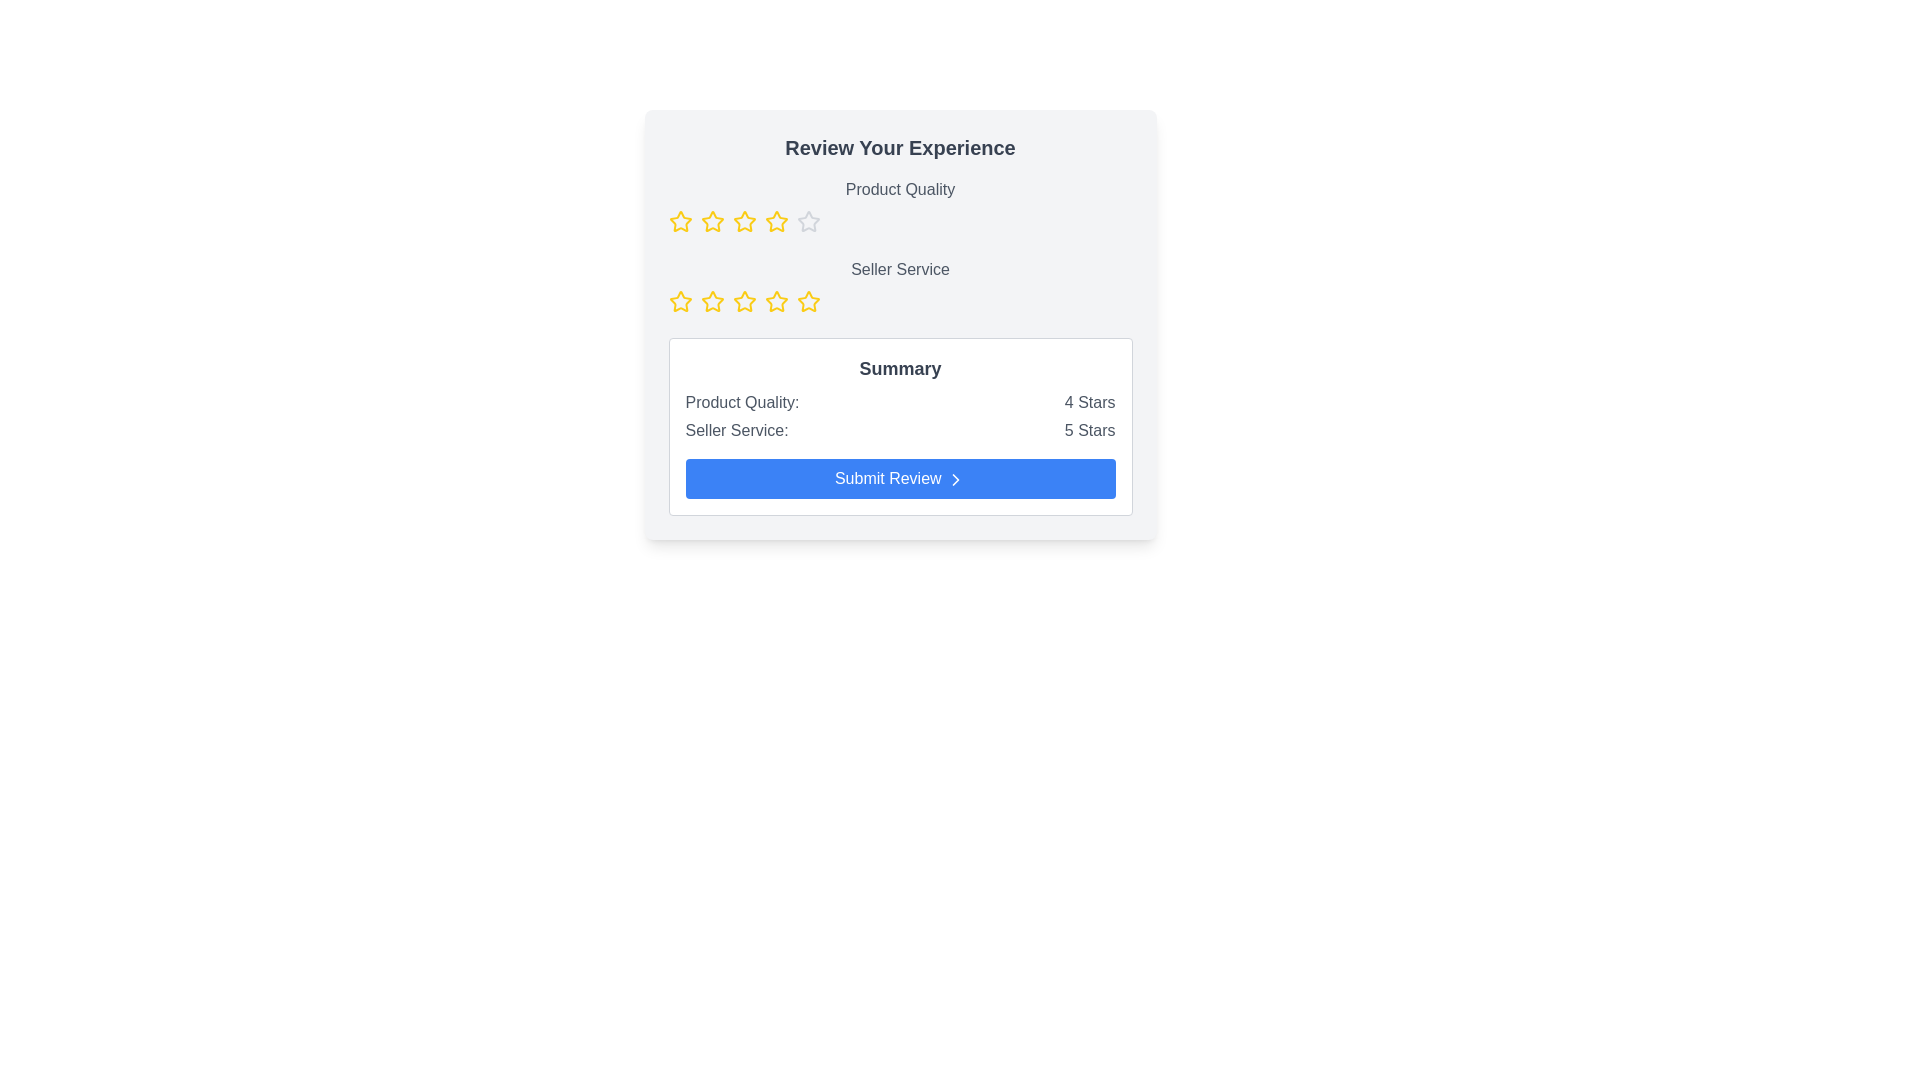 This screenshot has width=1920, height=1080. I want to click on the fifth yellow star icon in the rating component under the 'Seller Service' label to rate it, so click(775, 301).